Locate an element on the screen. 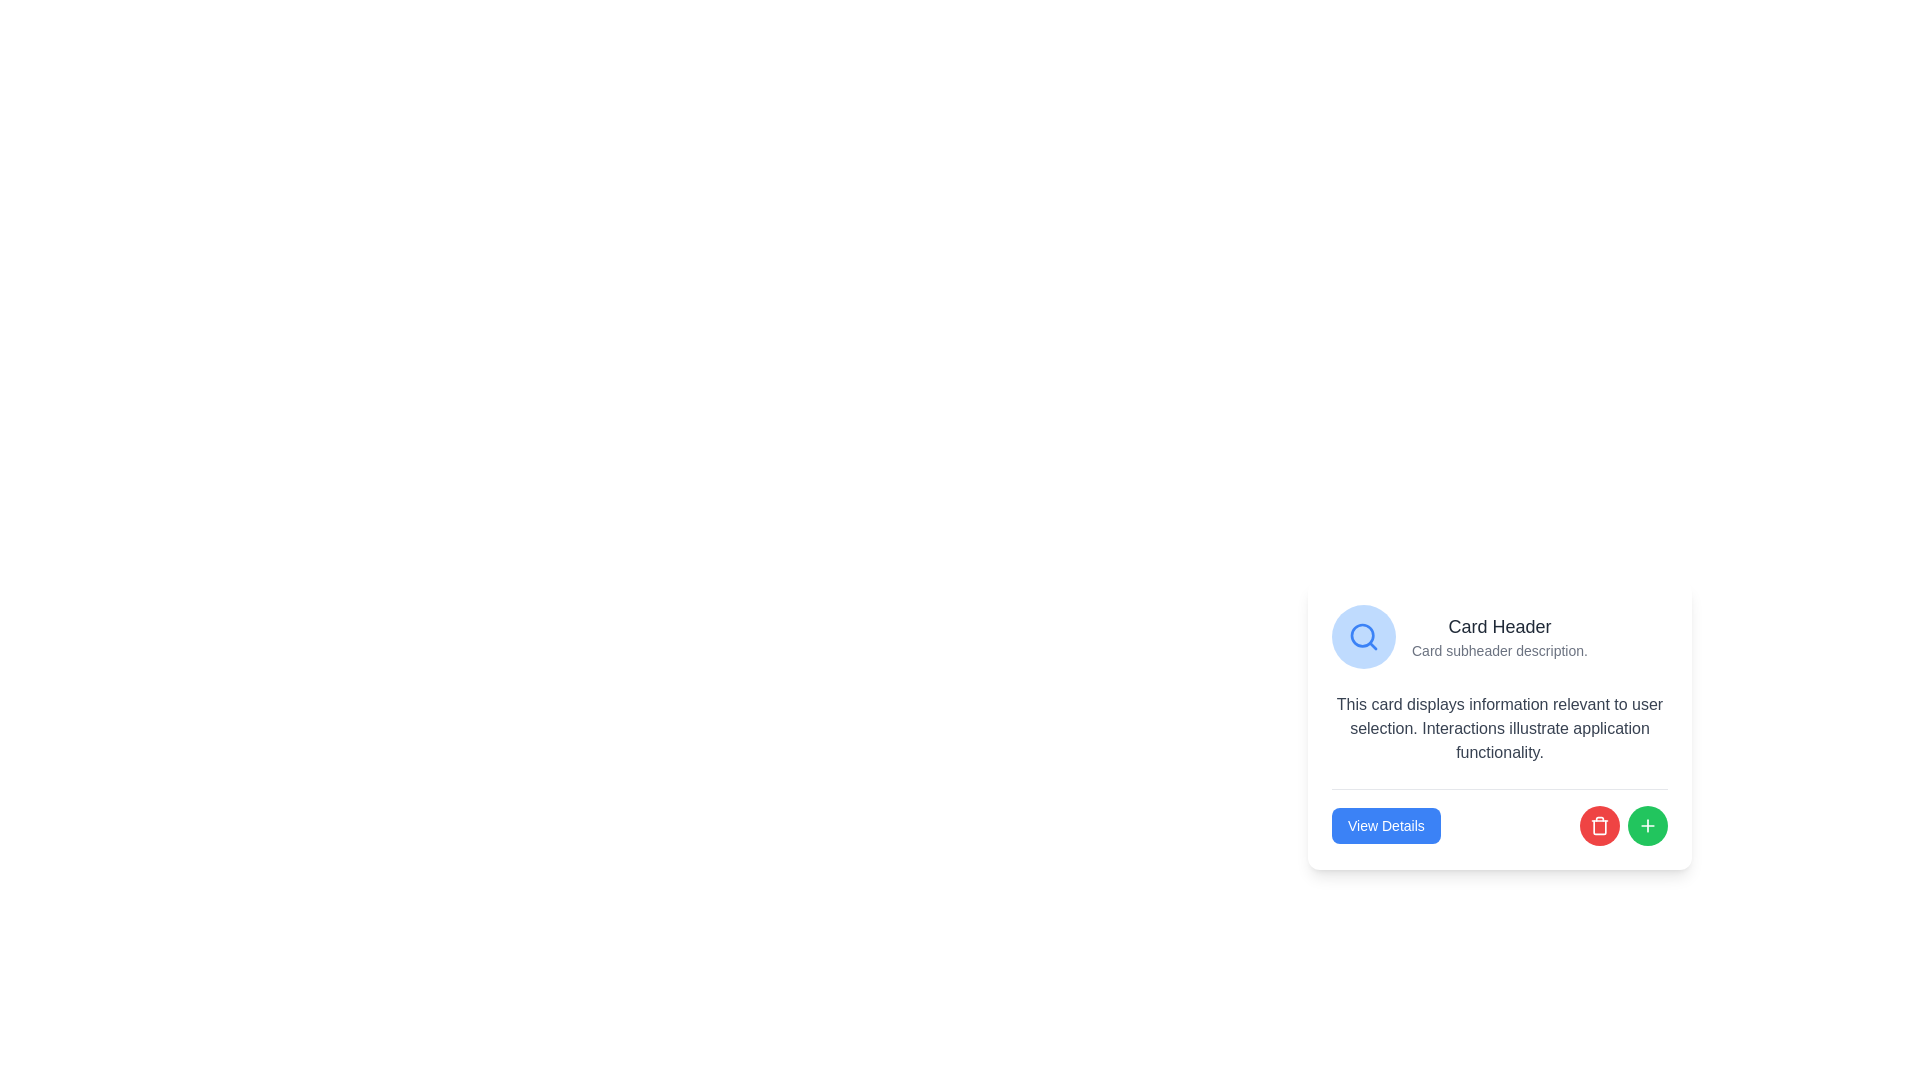 The height and width of the screenshot is (1080, 1920). the rectangular 'View Details' button with a blue background and white text, located at the bottom-center of the card layout is located at coordinates (1385, 825).